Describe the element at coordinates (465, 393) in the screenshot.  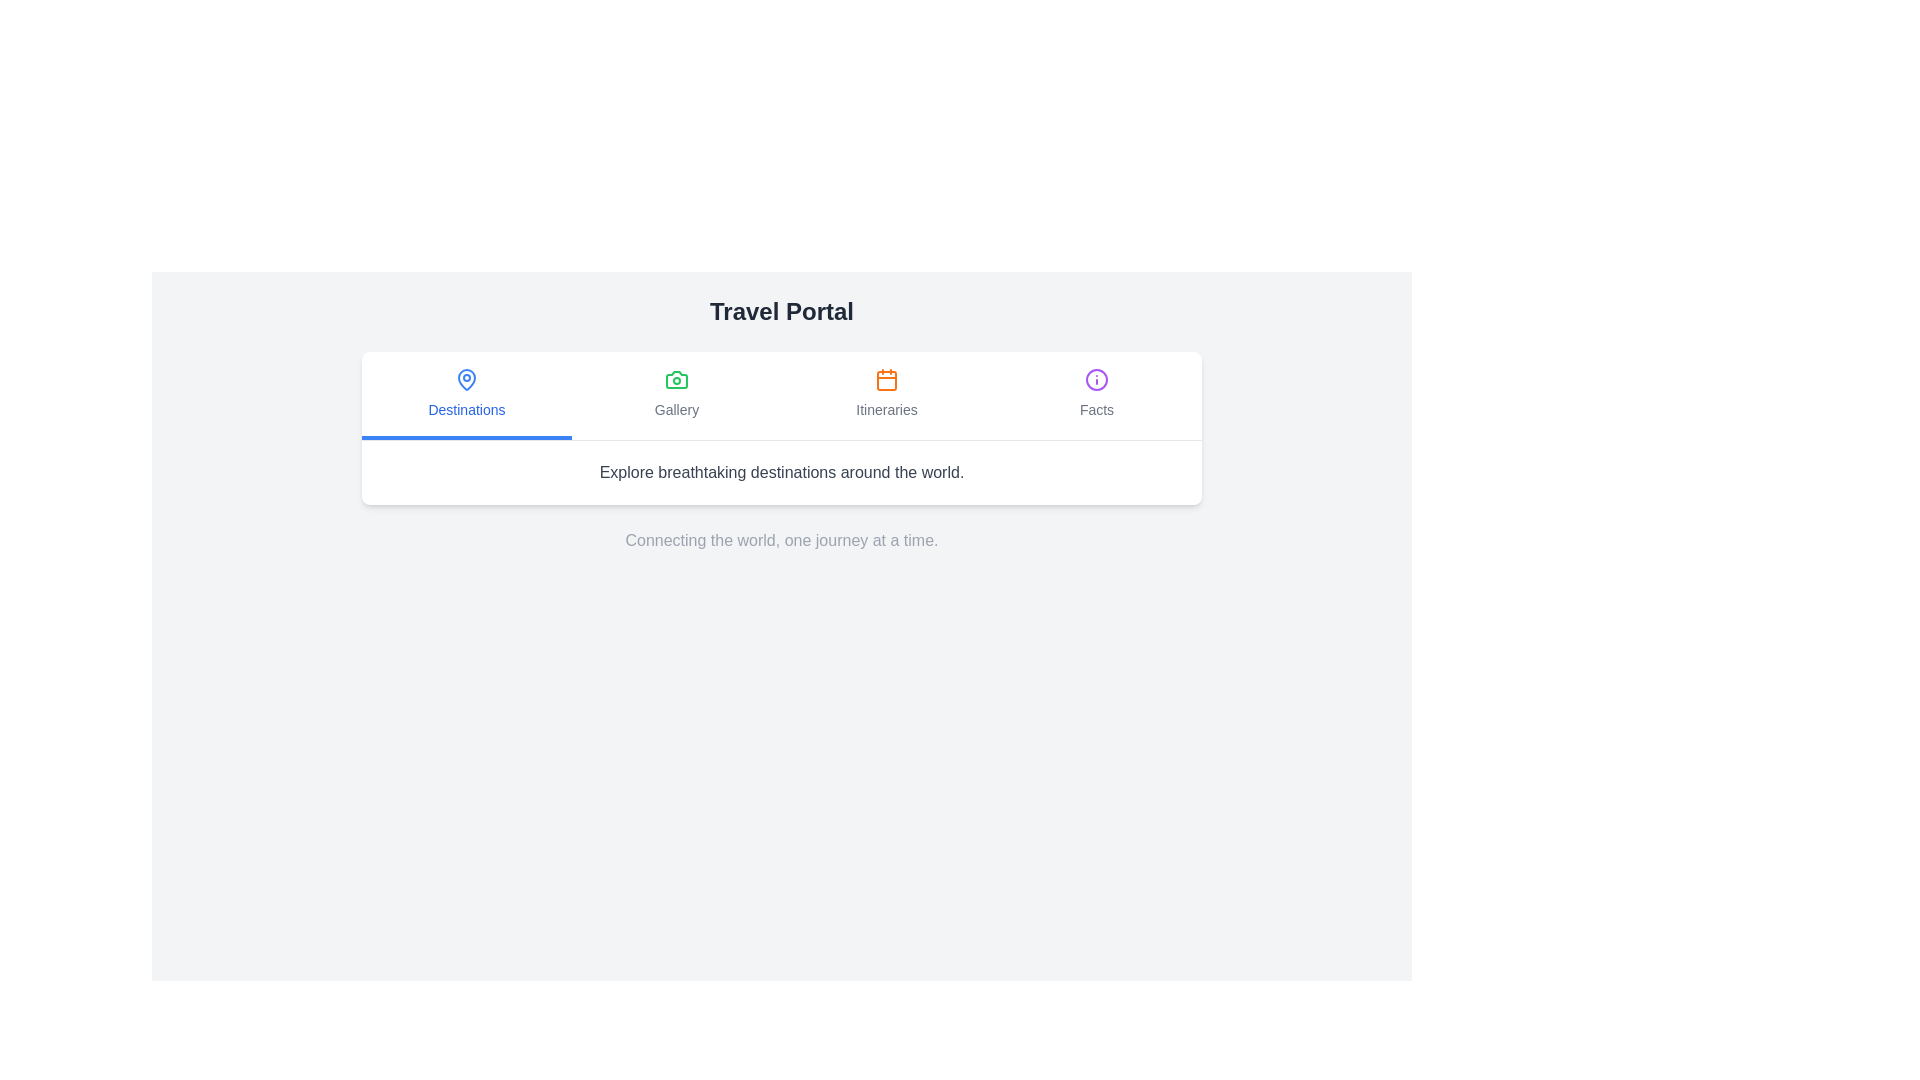
I see `the Navigation button labeled 'Destinations' which features a location pin icon and a blue text label` at that location.